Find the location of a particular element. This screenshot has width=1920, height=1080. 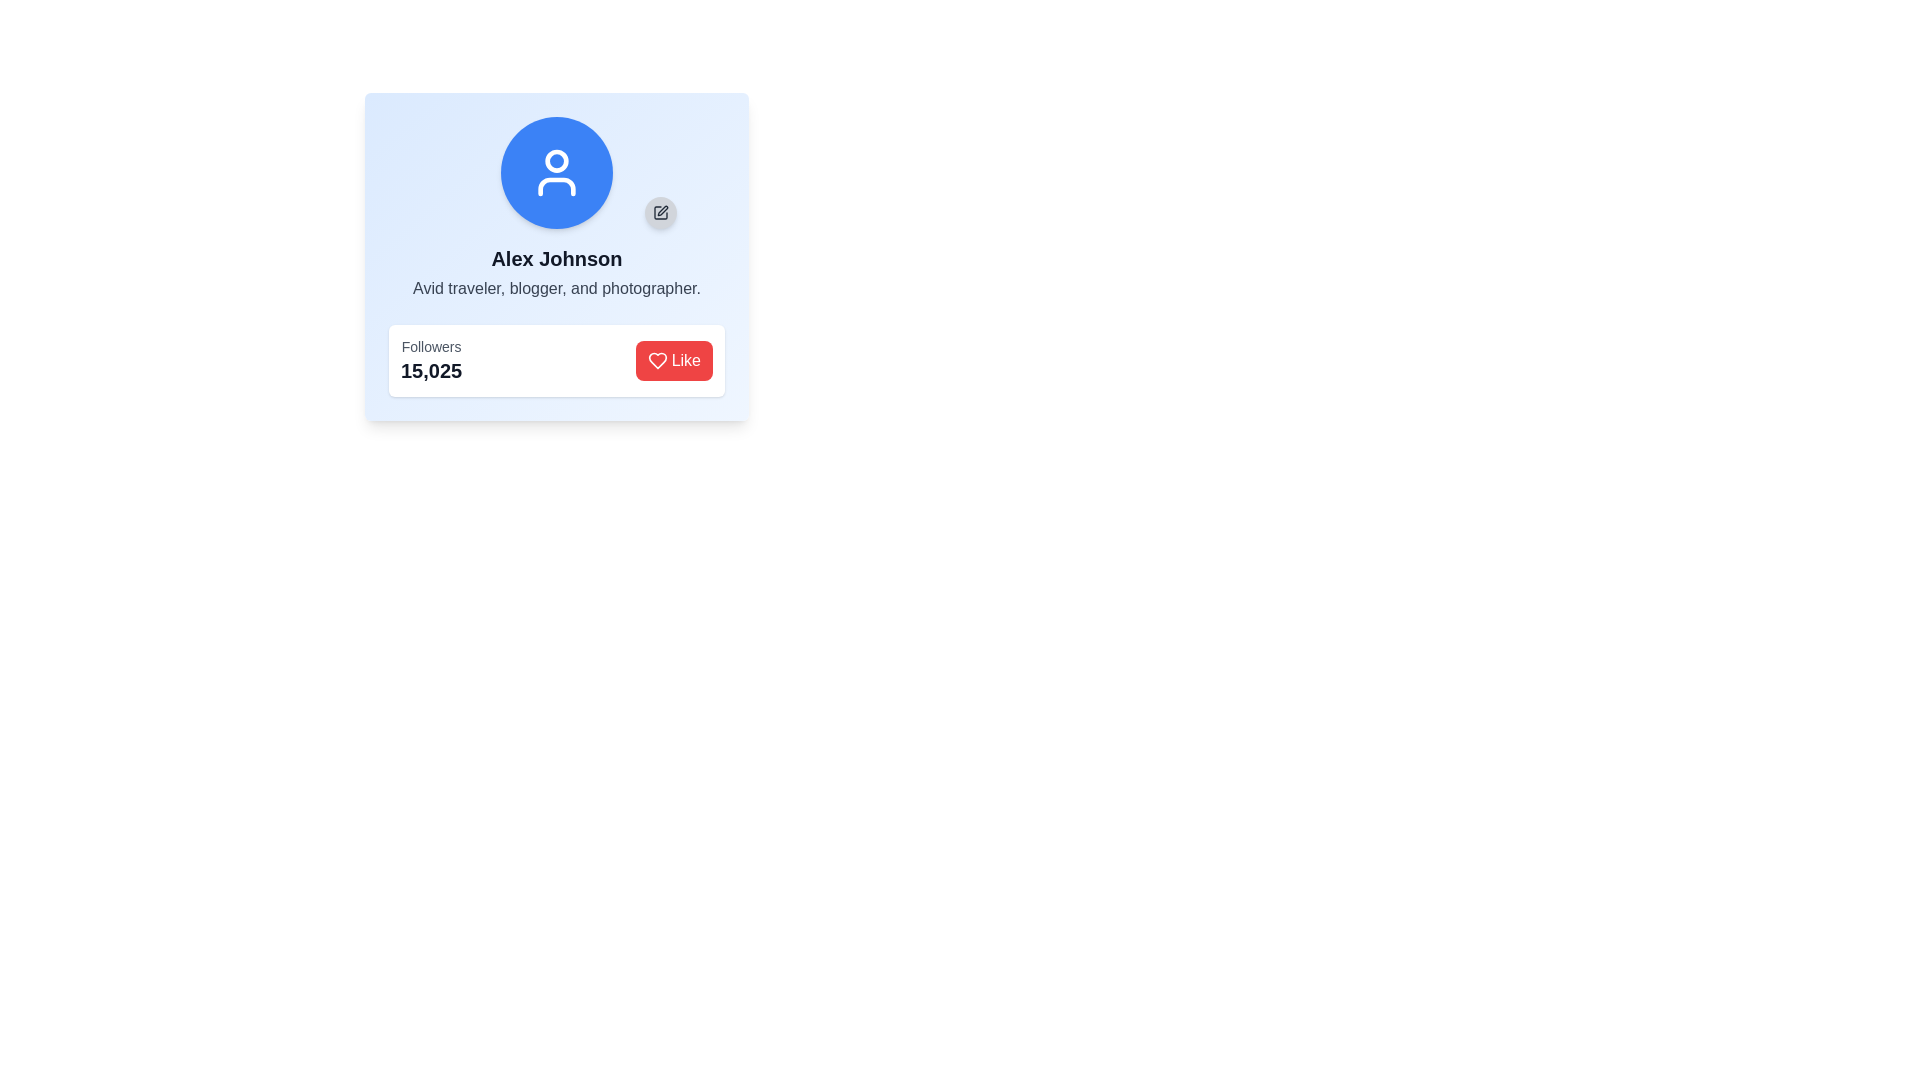

the text element displaying '15,025' which is styled in bold and dark color, located under the 'Followers' label is located at coordinates (430, 370).